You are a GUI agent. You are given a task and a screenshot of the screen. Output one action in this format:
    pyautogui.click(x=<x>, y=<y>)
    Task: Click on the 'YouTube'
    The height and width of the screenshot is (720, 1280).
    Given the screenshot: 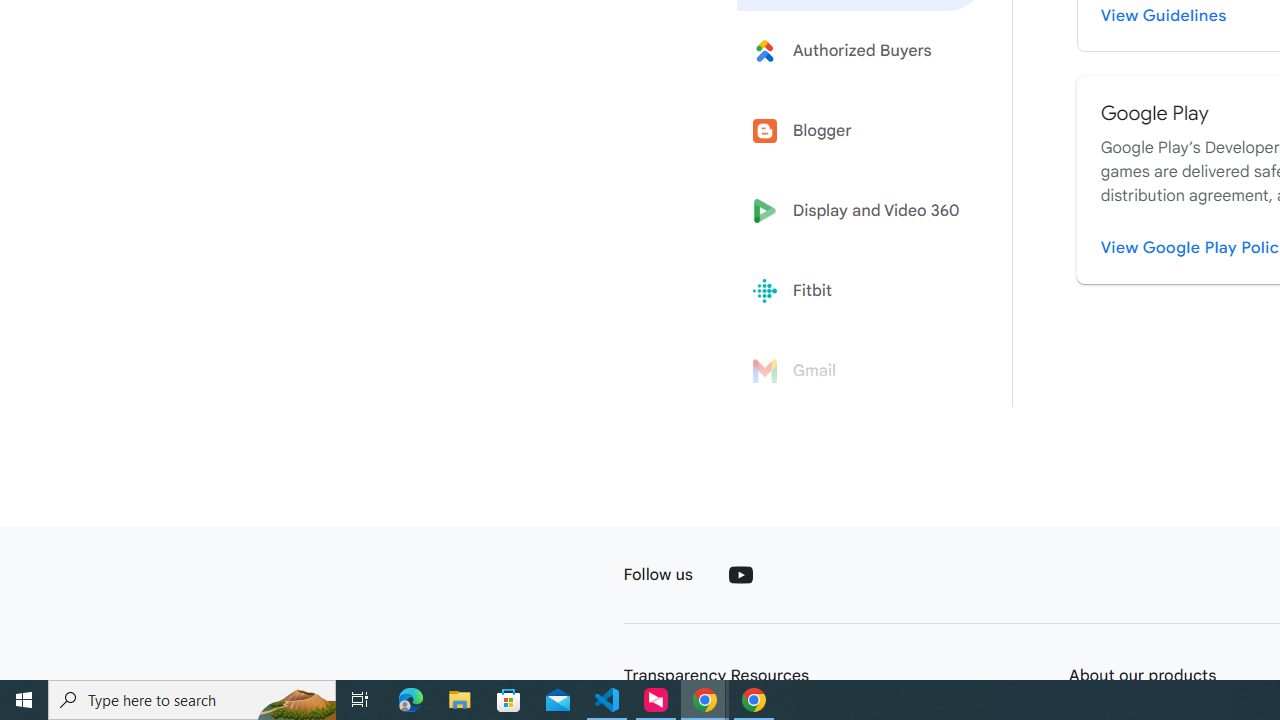 What is the action you would take?
    pyautogui.click(x=739, y=574)
    